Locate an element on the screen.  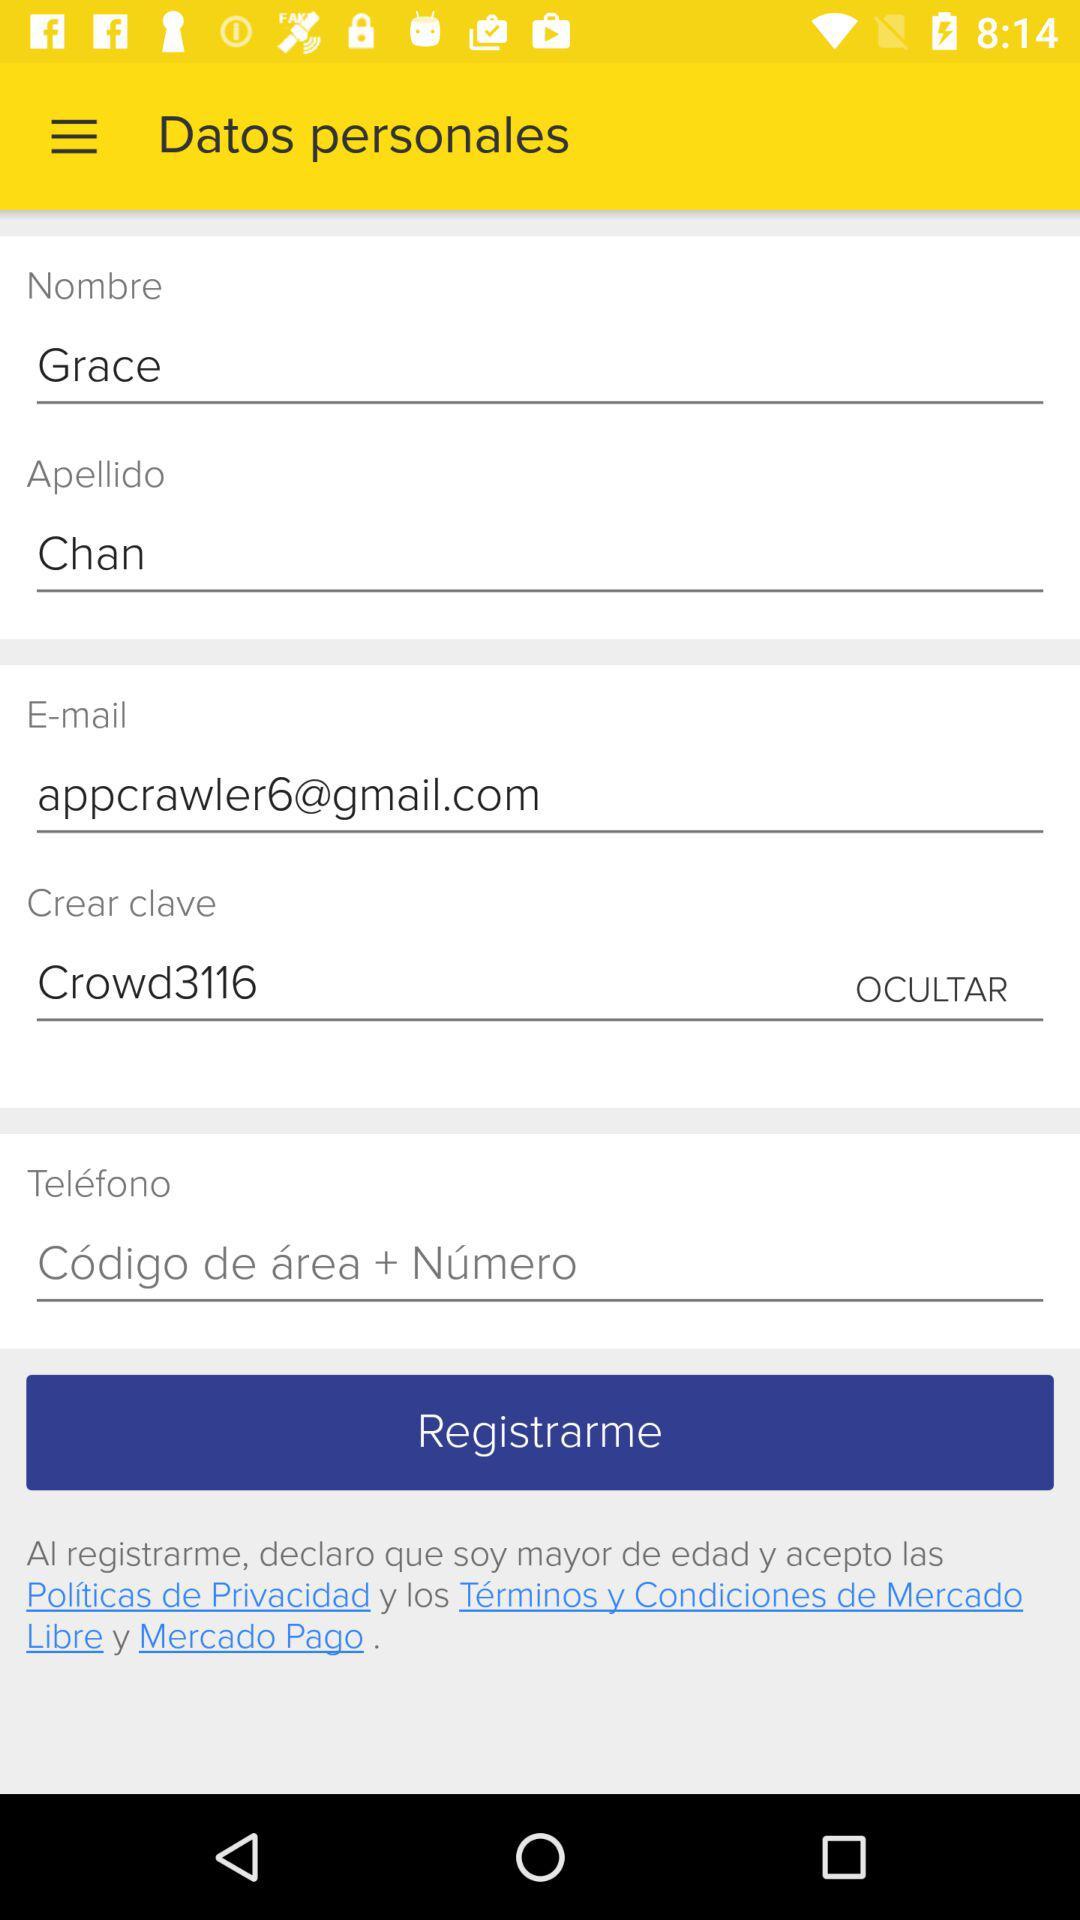
the crowd3116 item is located at coordinates (540, 984).